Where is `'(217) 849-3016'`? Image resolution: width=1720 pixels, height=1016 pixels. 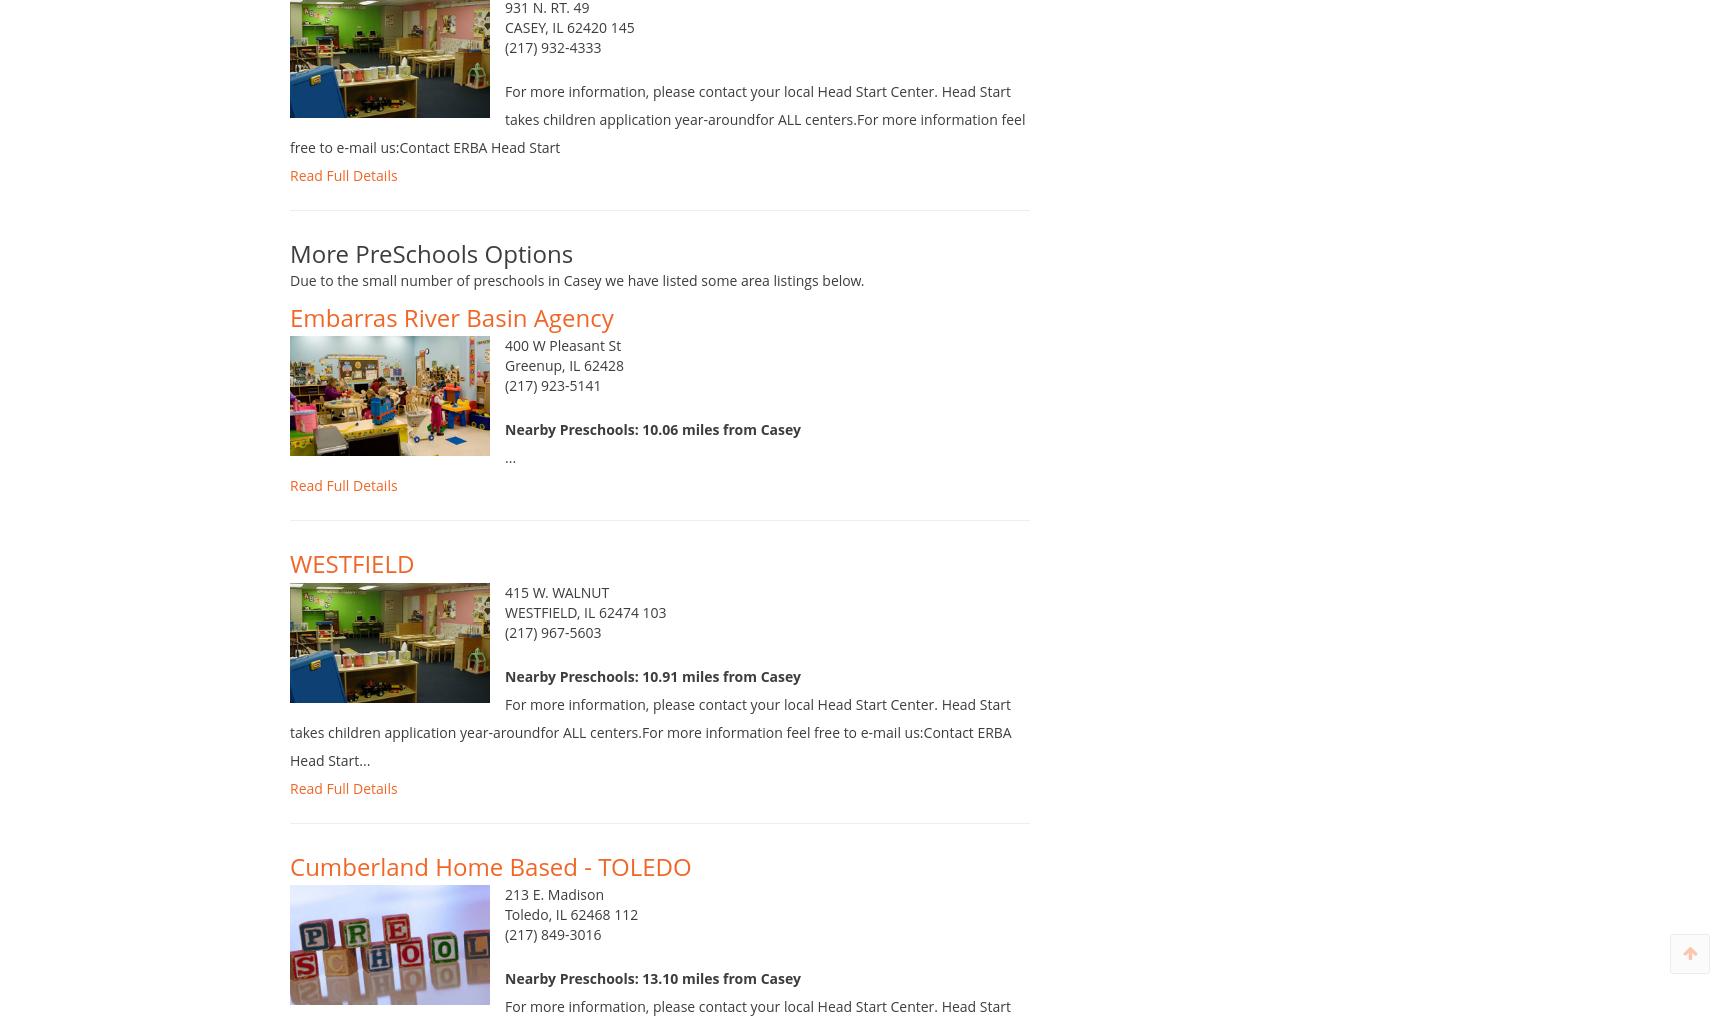 '(217) 849-3016' is located at coordinates (552, 956).